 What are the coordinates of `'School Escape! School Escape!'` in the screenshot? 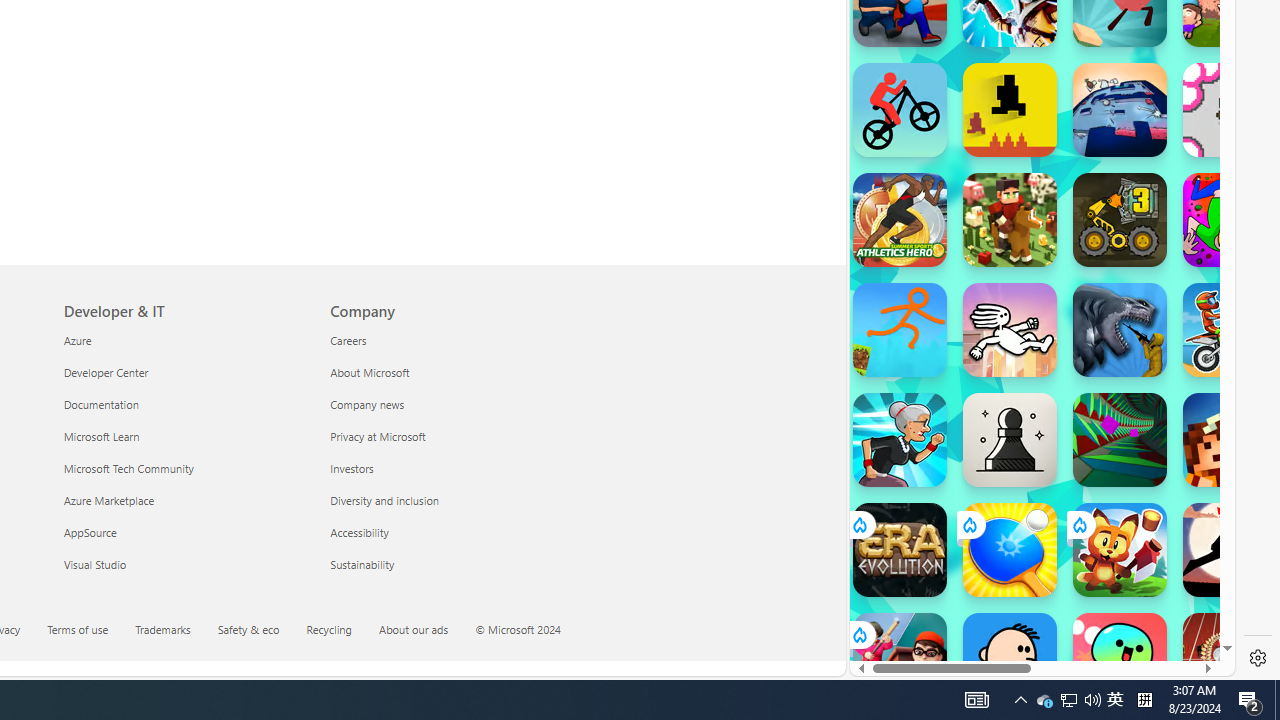 It's located at (898, 659).